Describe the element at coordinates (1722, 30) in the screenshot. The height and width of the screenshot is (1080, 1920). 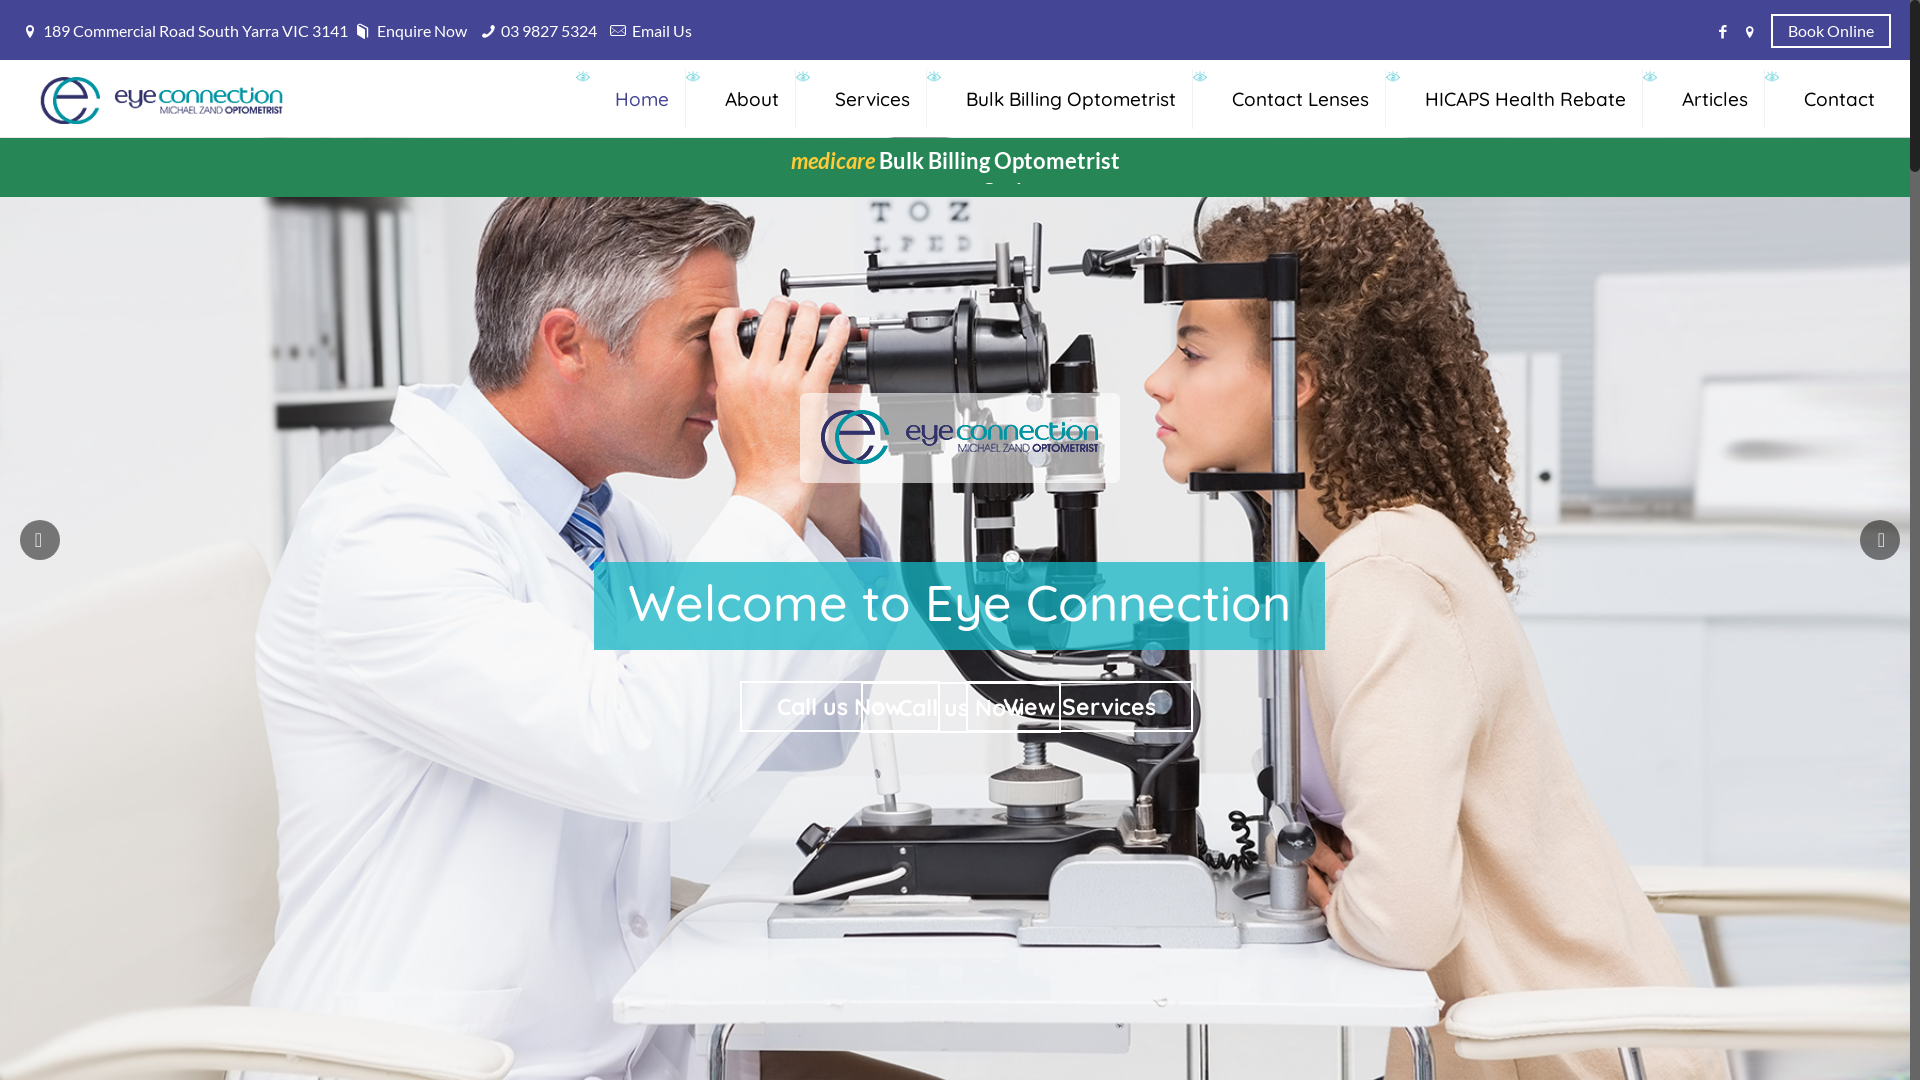
I see `'Facebook'` at that location.